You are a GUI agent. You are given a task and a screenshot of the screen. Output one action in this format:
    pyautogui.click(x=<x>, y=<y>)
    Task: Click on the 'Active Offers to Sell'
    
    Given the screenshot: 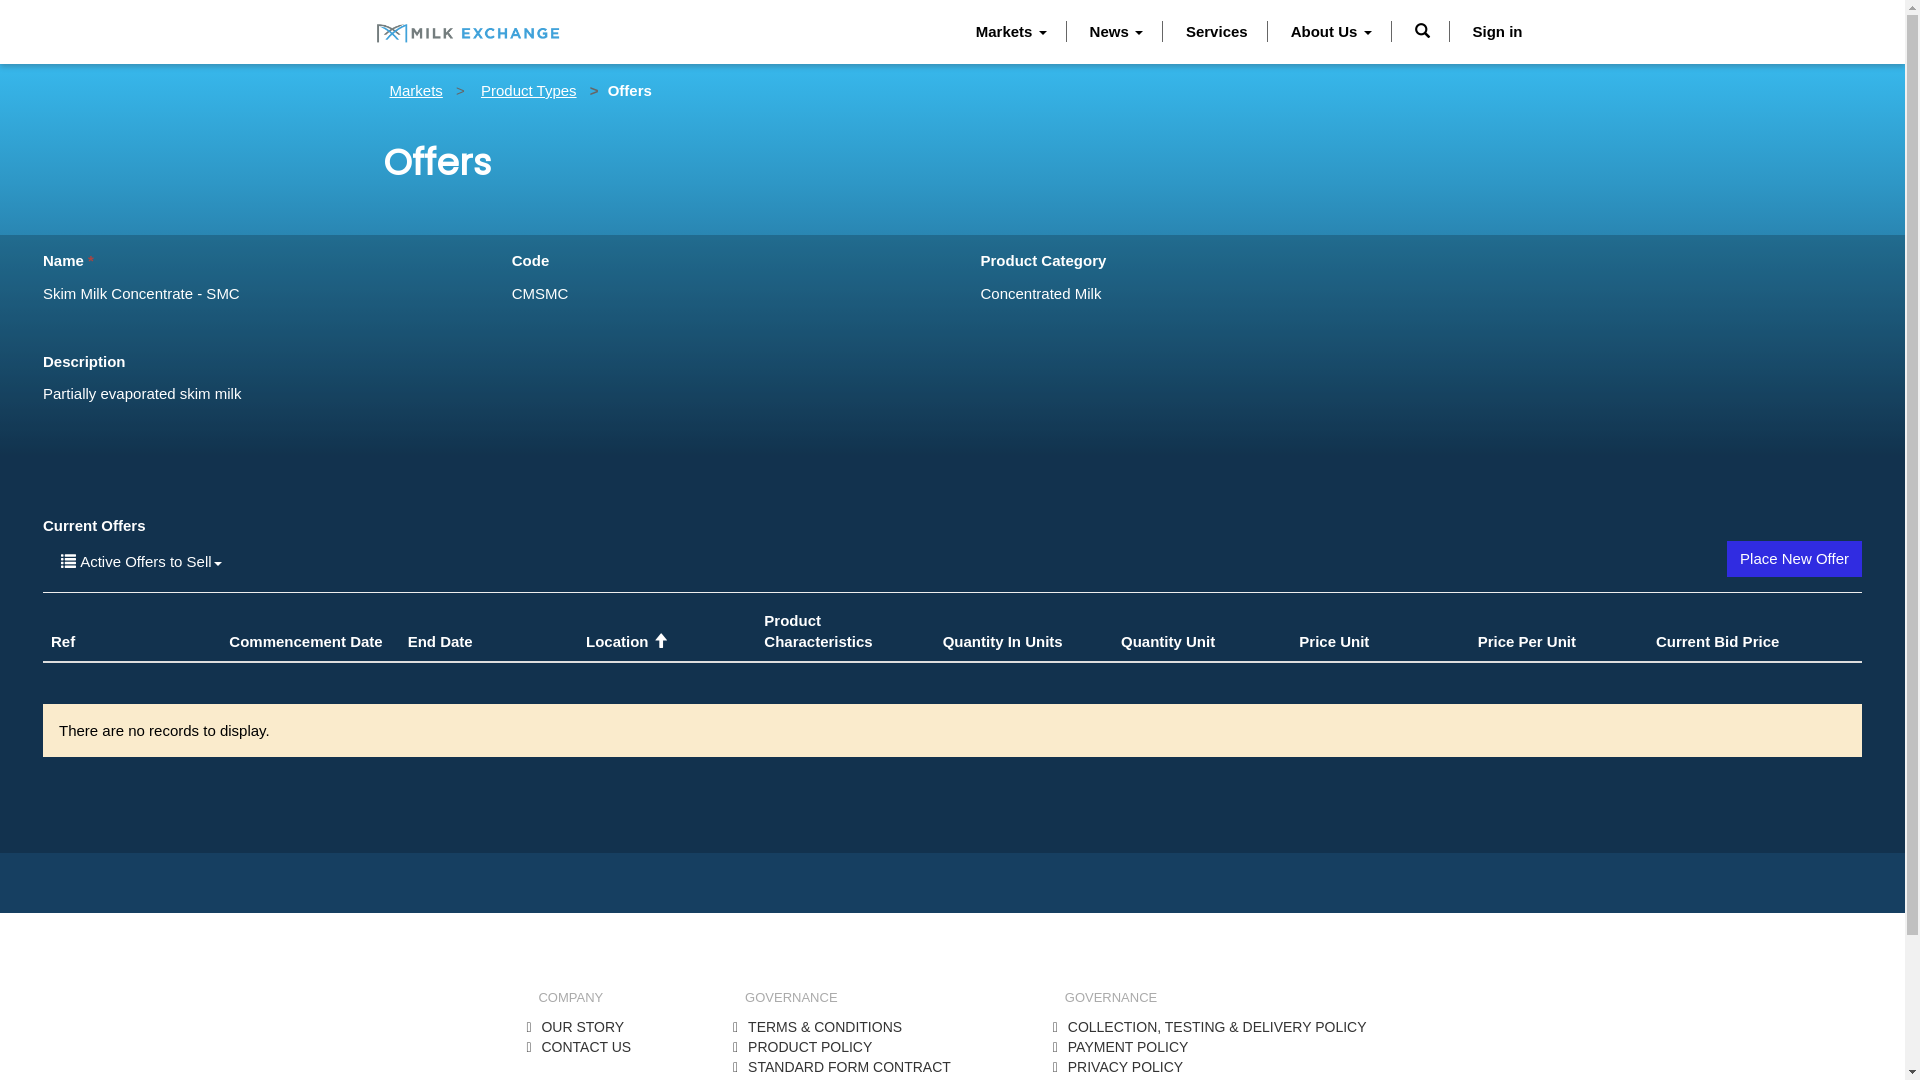 What is the action you would take?
    pyautogui.click(x=140, y=561)
    